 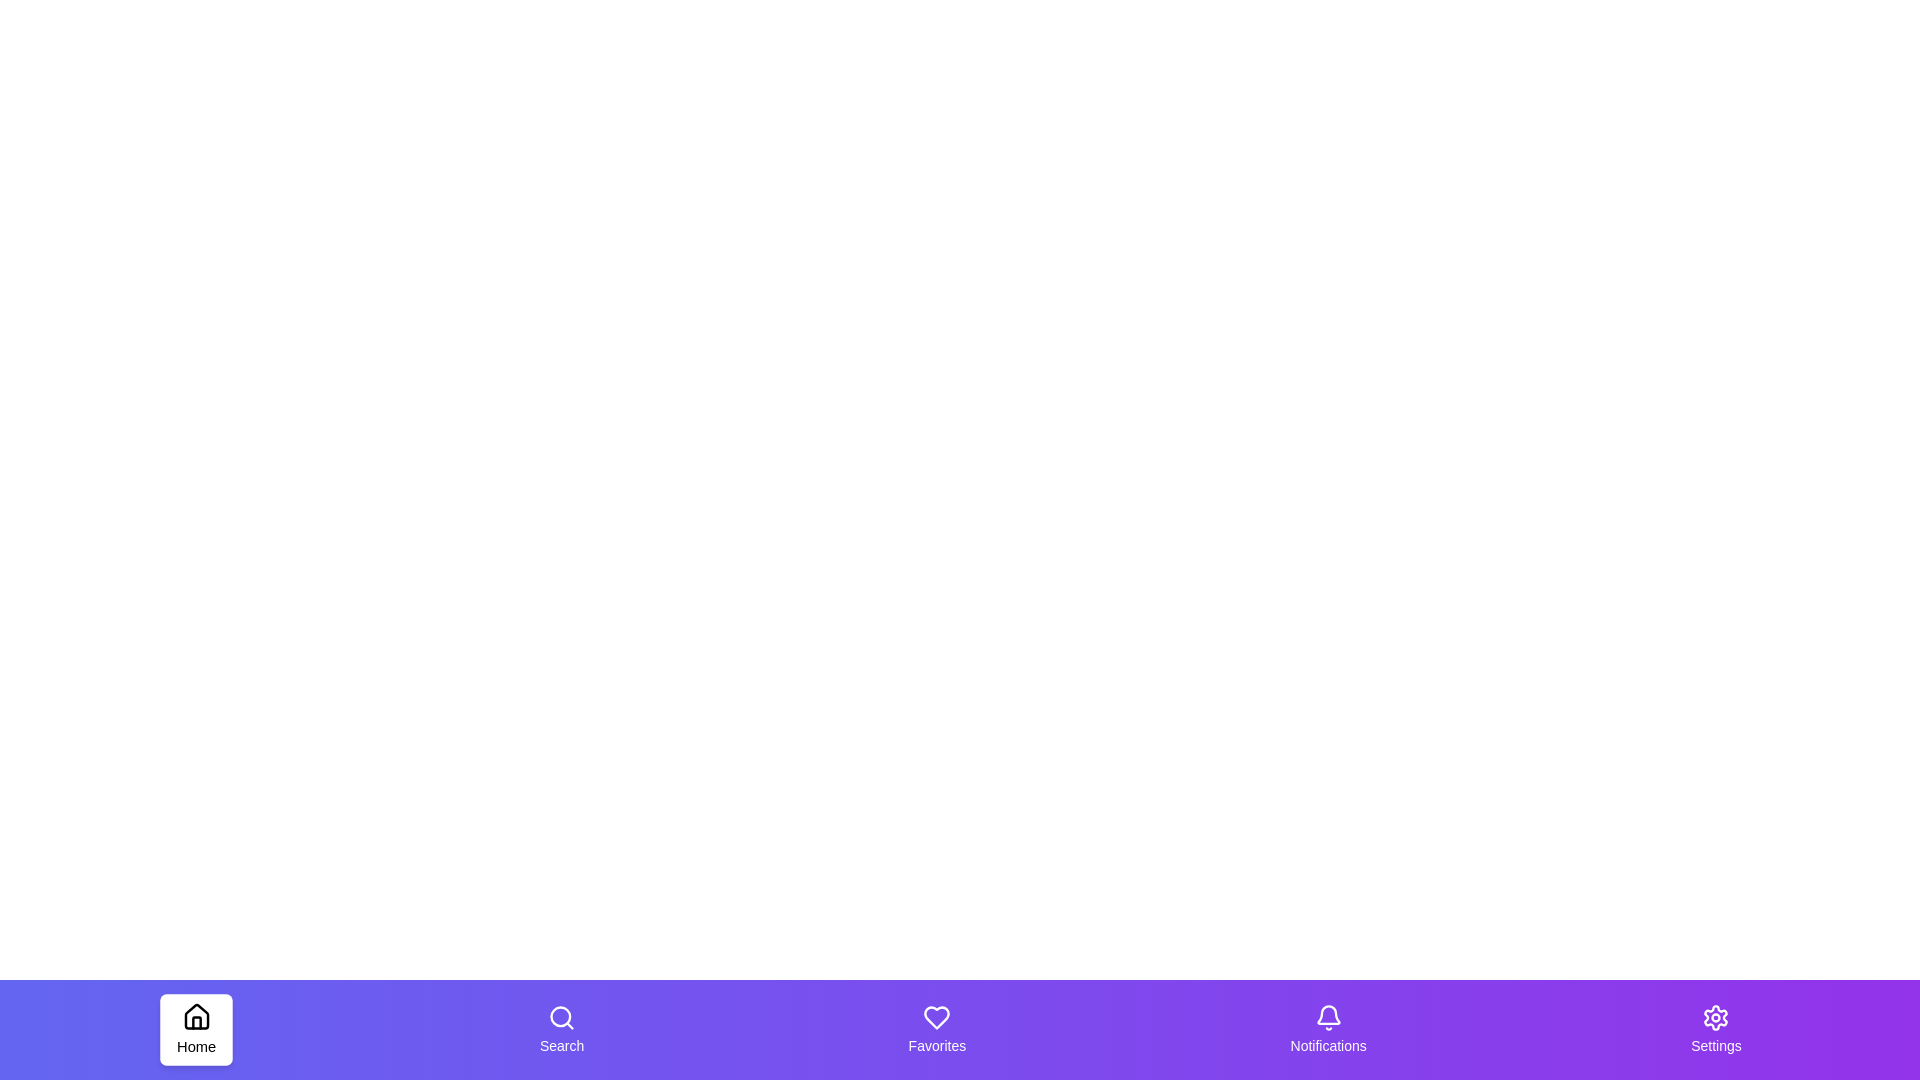 I want to click on the tab labeled Settings, so click(x=1715, y=1029).